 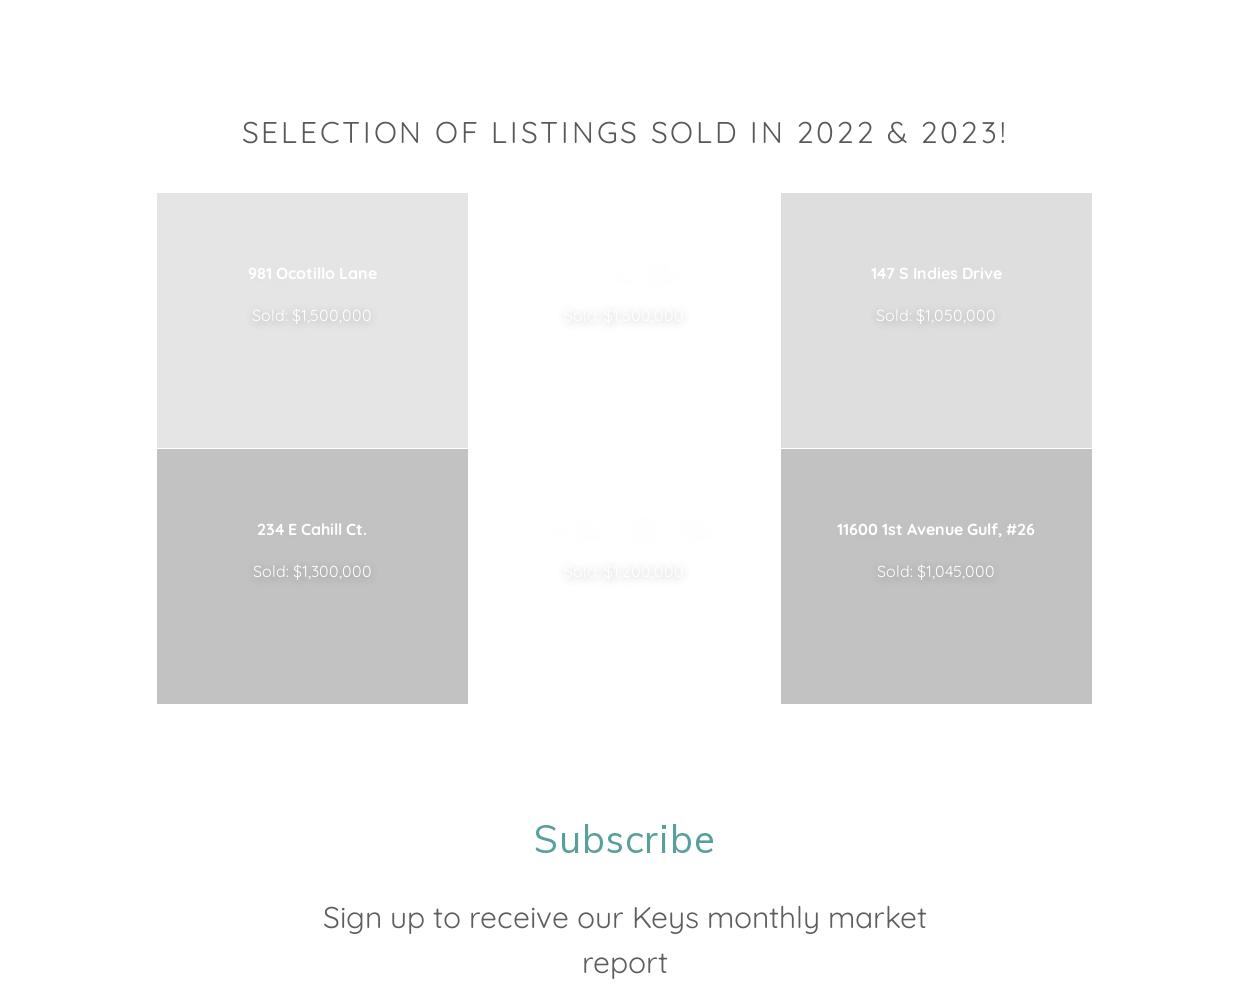 I want to click on '234 E Cahill Ct.', so click(x=312, y=528).